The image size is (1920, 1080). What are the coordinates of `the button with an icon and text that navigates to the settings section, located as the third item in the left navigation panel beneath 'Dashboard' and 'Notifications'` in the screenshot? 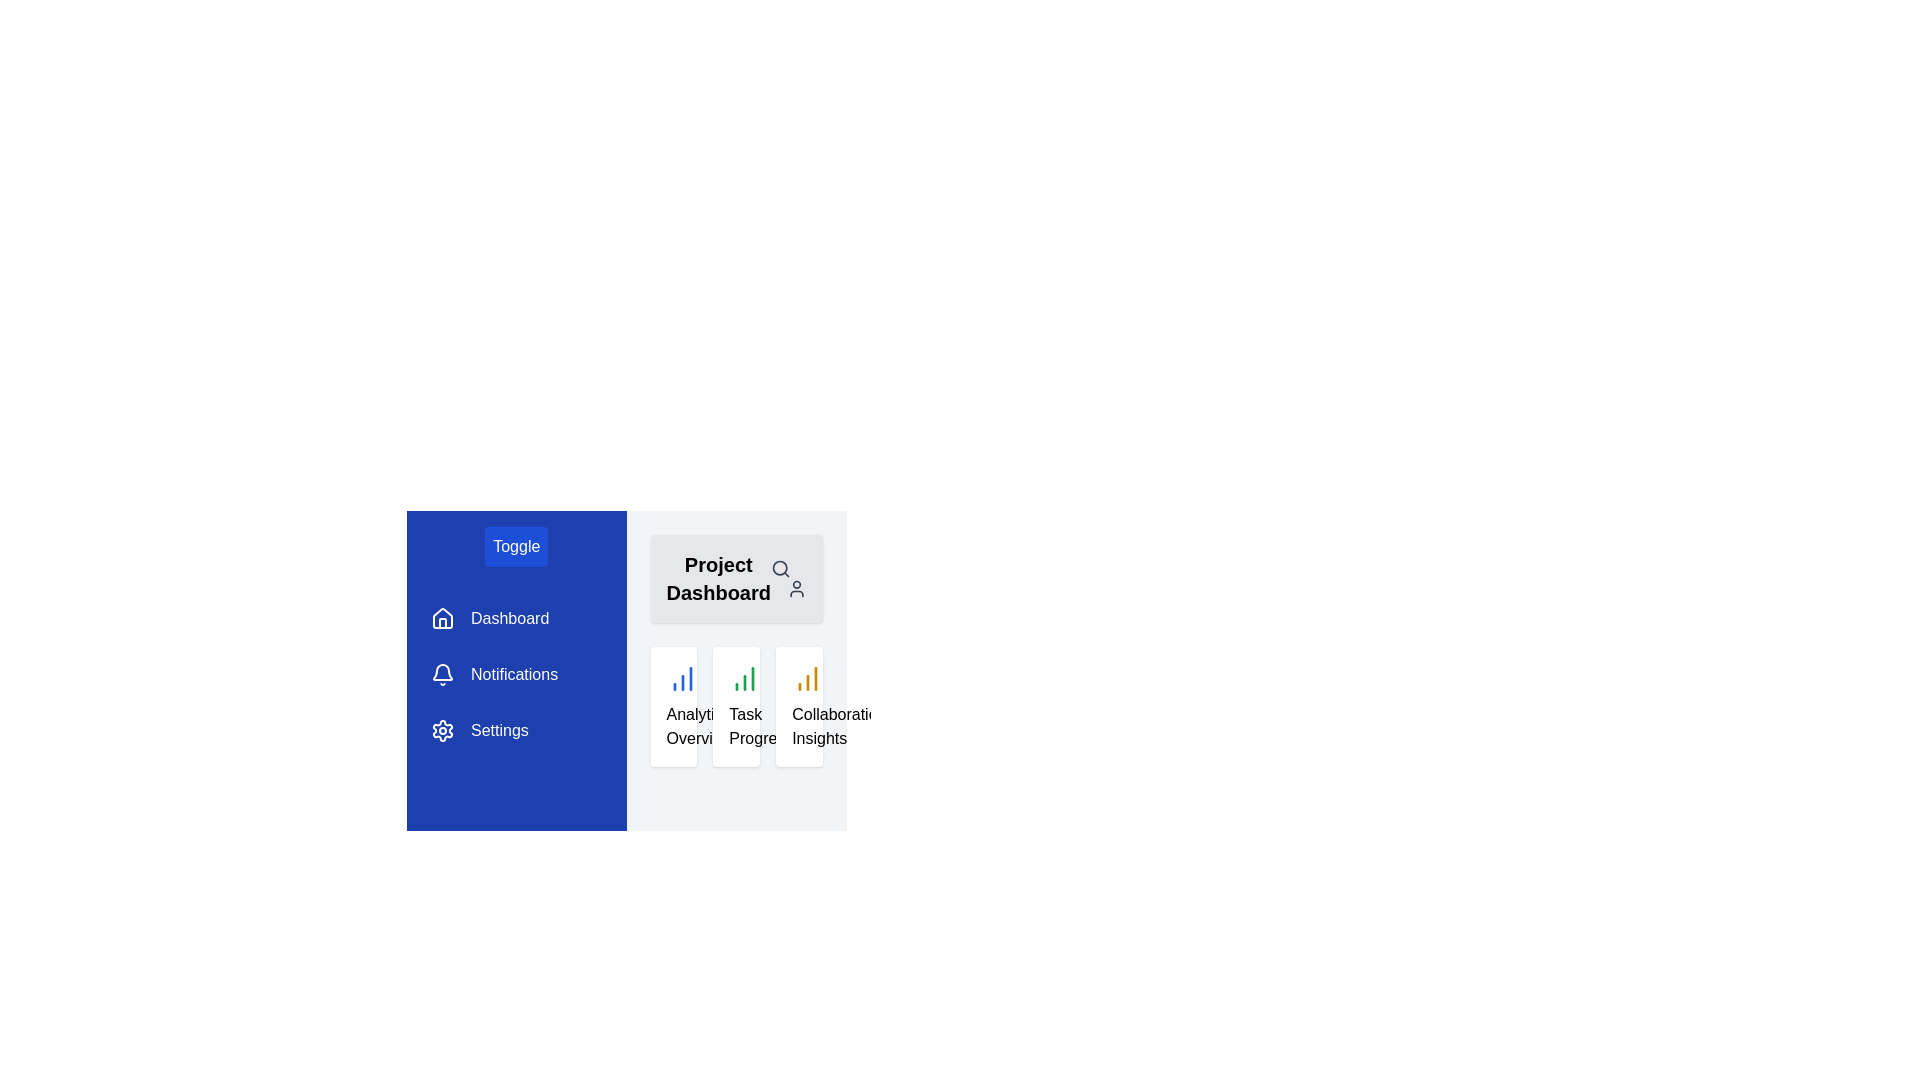 It's located at (480, 731).